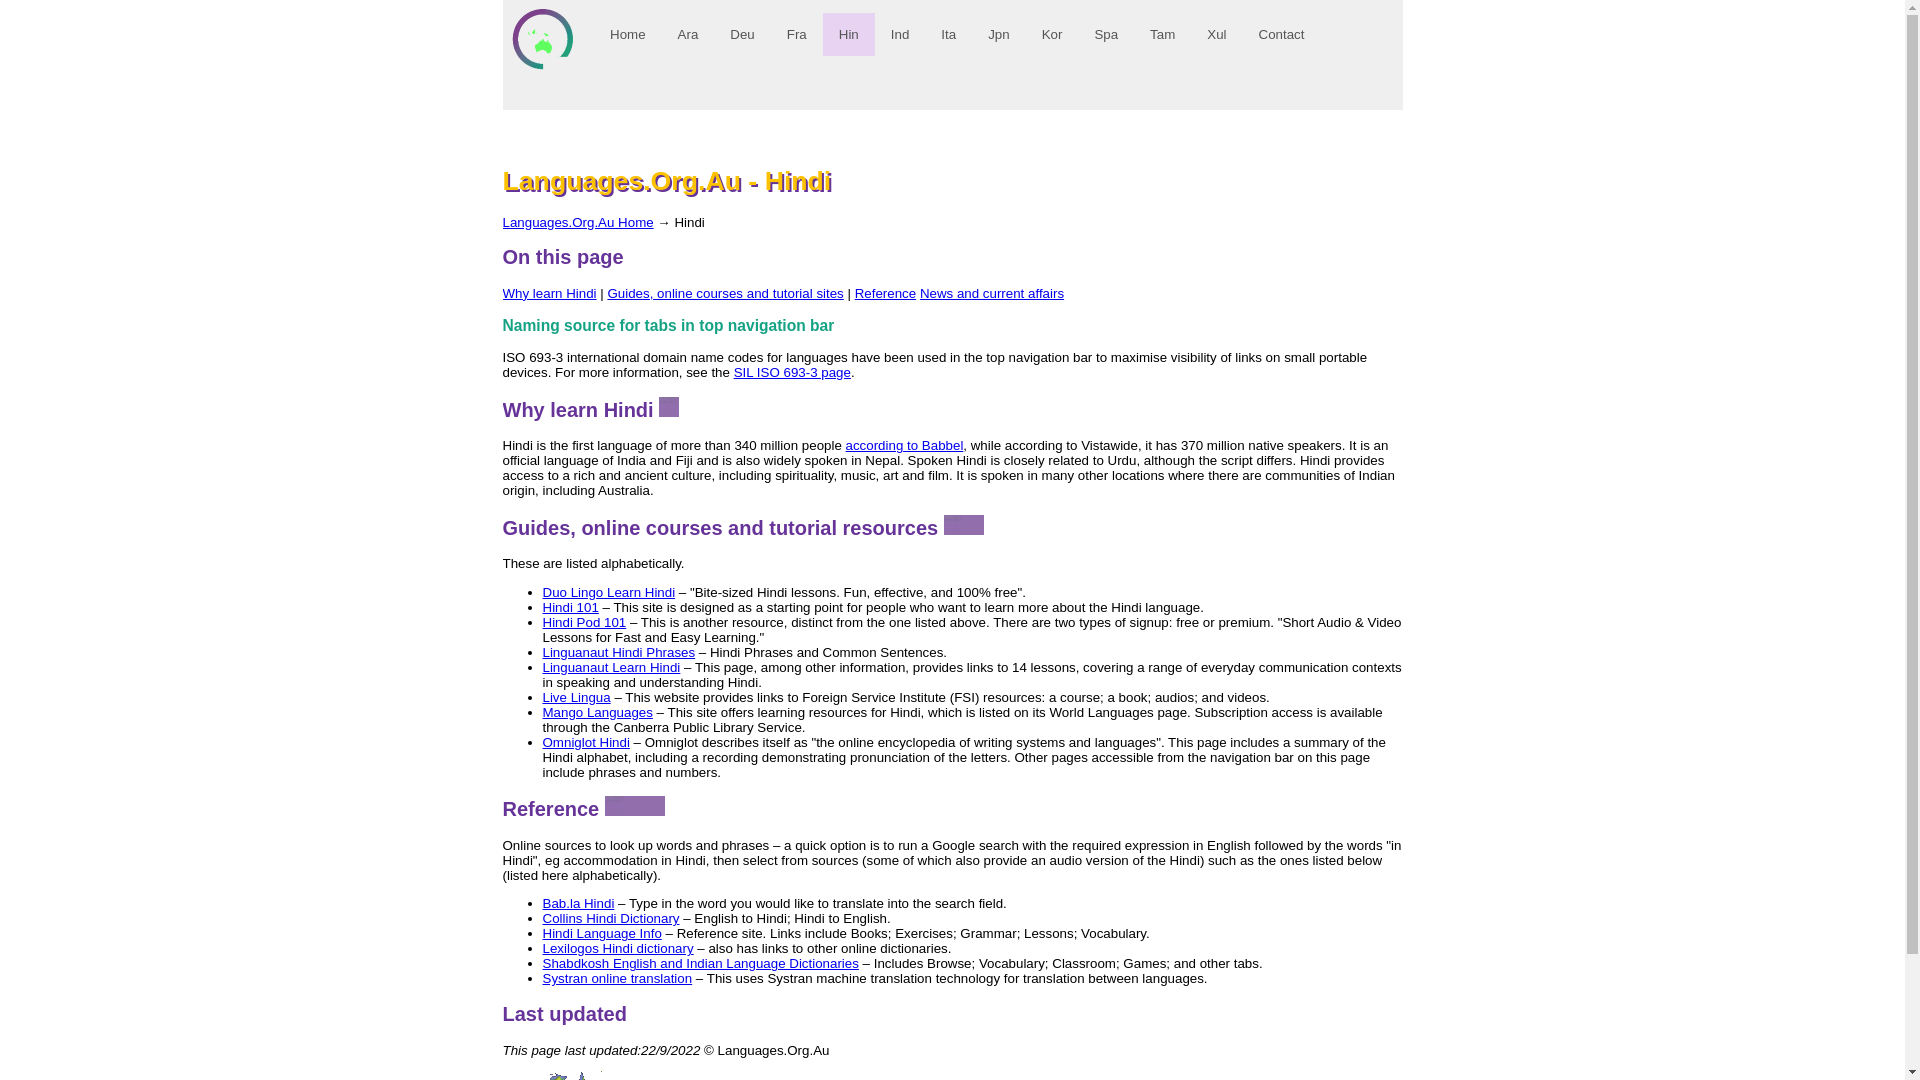 The image size is (1920, 1080). I want to click on 'Xul', so click(1215, 34).